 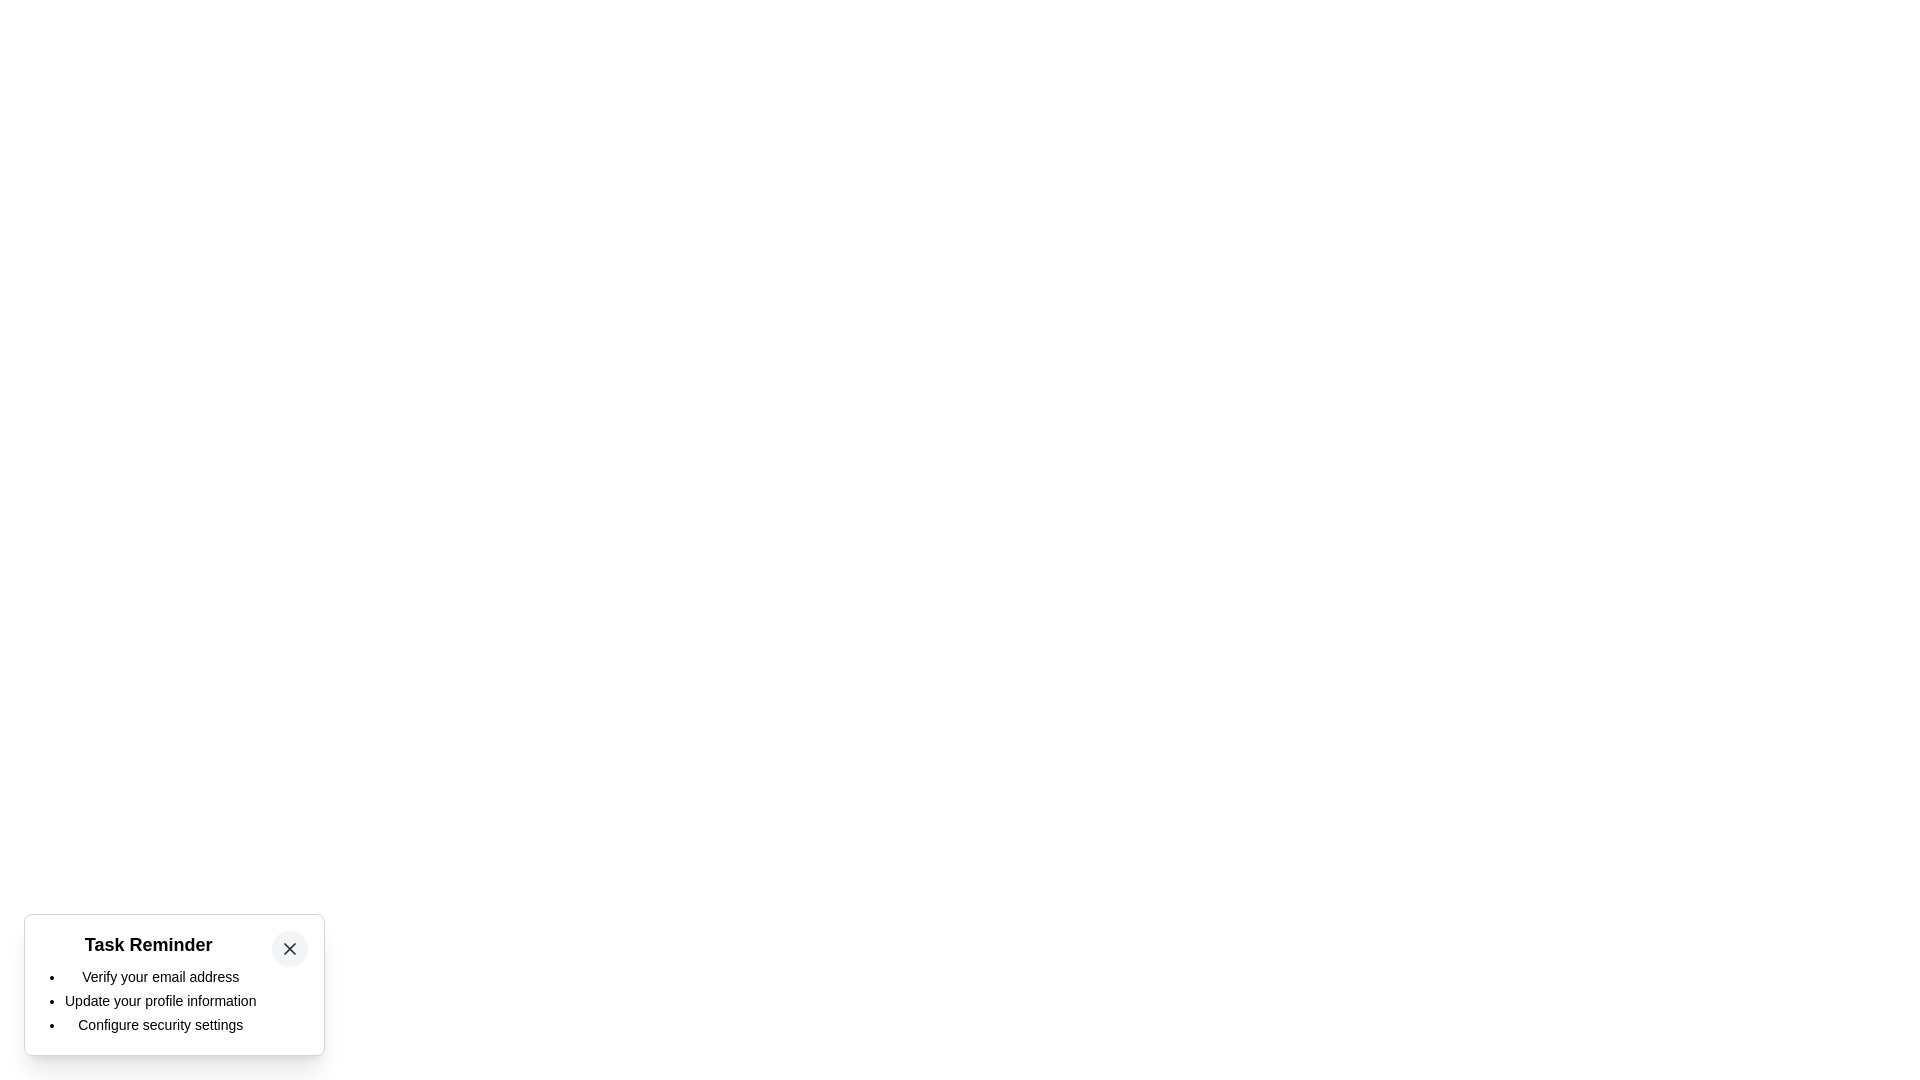 I want to click on the dismiss button to close the snackbar, so click(x=289, y=947).